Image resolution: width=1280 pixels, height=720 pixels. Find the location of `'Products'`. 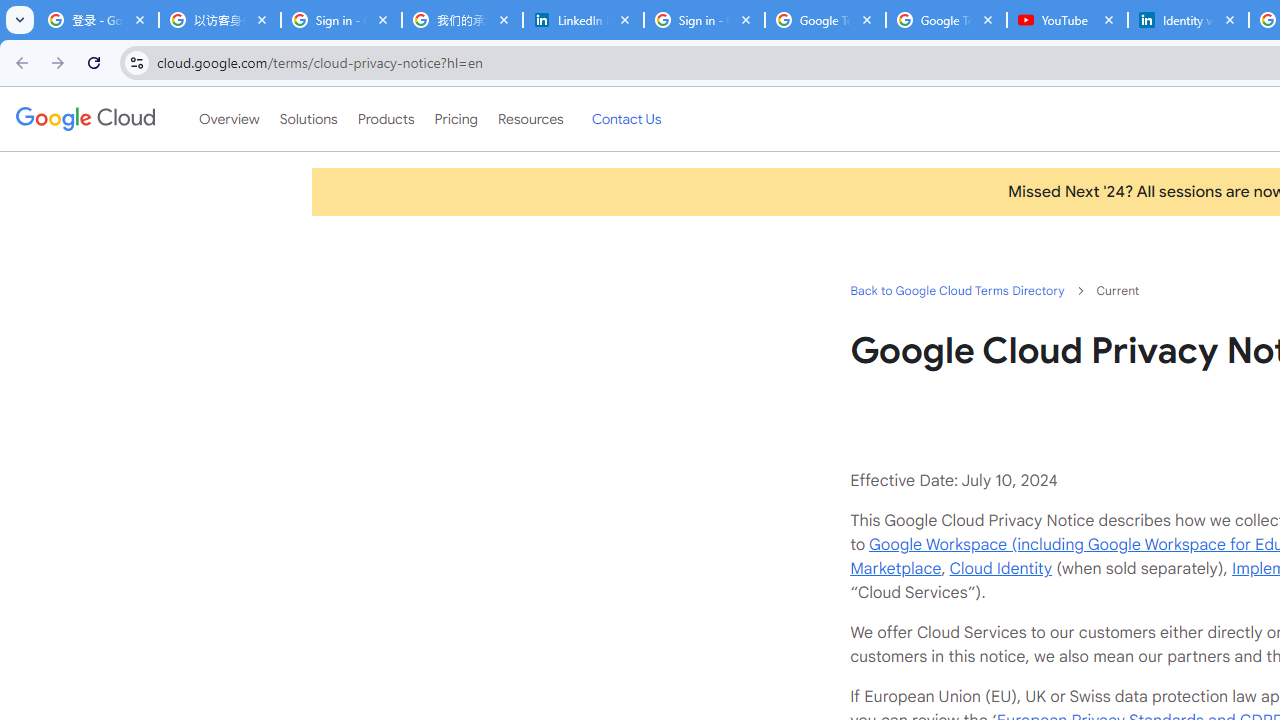

'Products' is located at coordinates (385, 119).